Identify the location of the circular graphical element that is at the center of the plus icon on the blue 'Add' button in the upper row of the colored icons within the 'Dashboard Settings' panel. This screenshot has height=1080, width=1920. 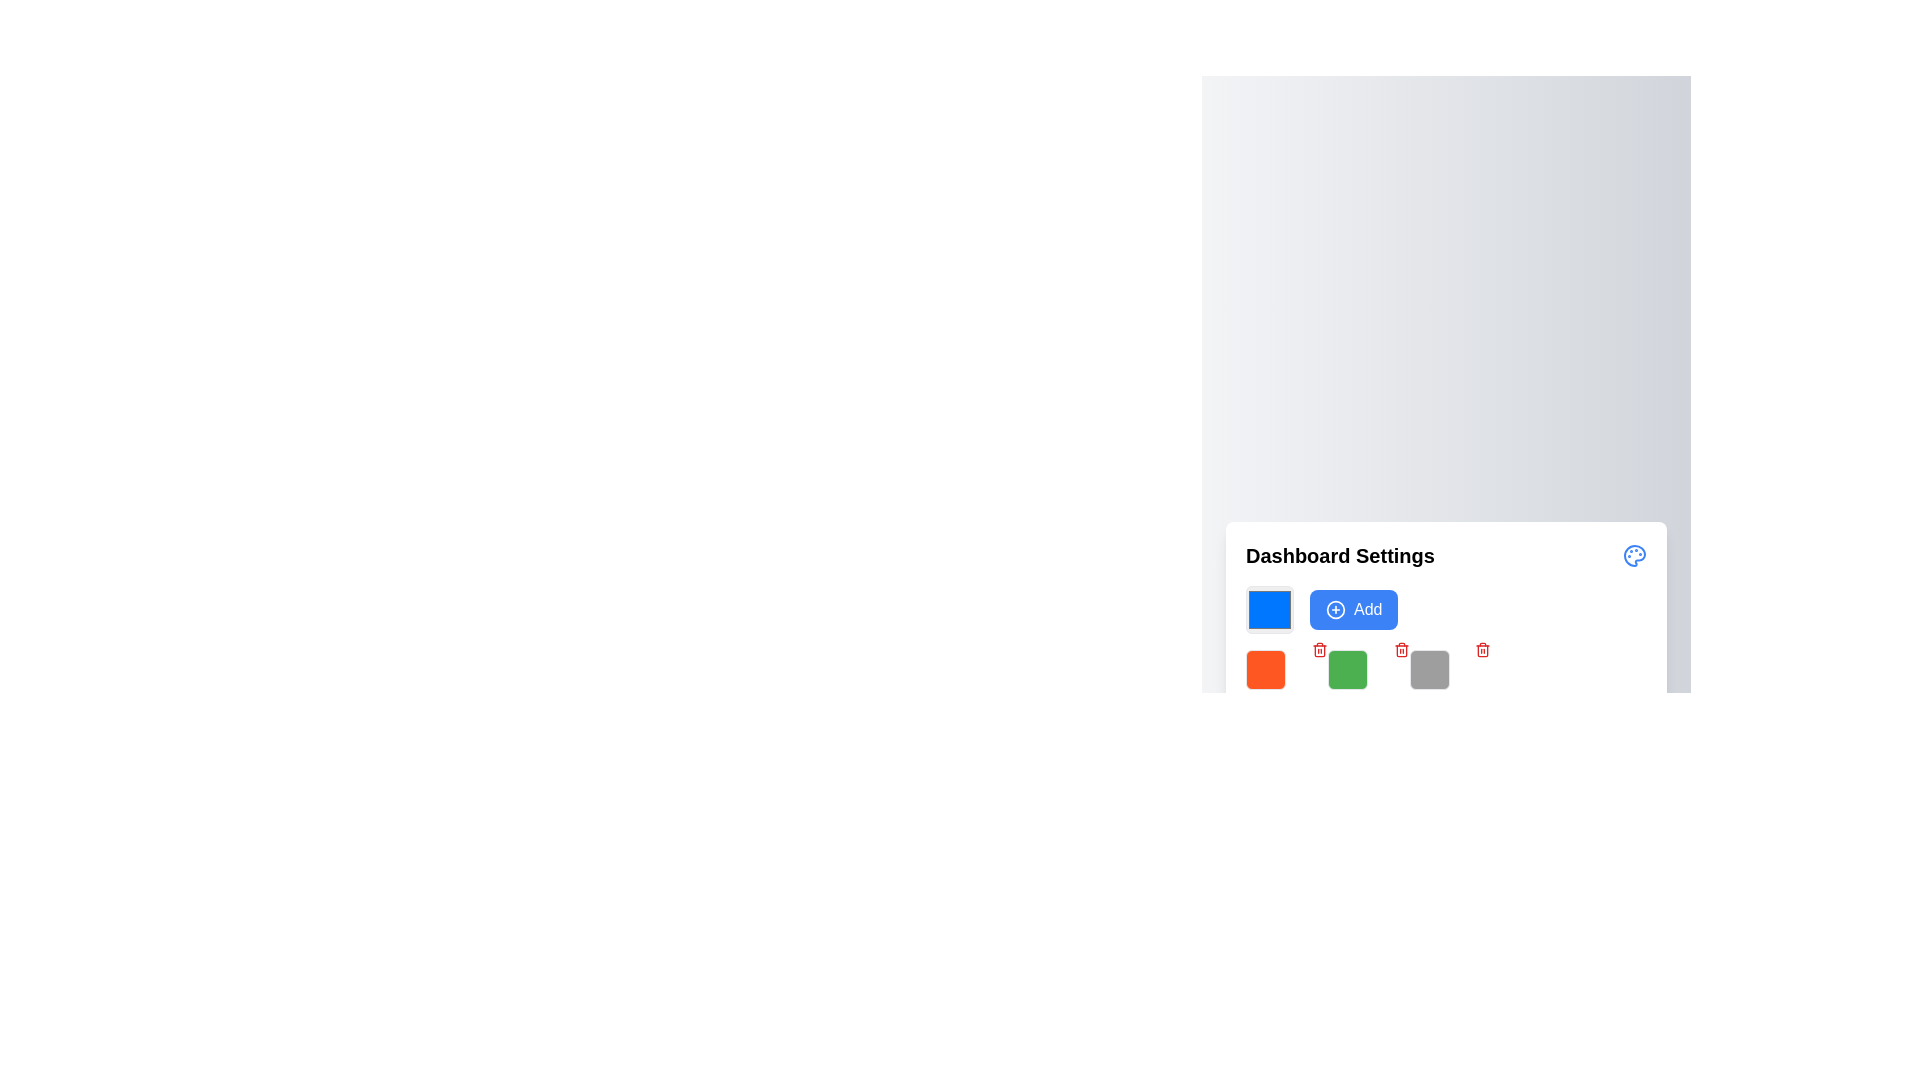
(1335, 608).